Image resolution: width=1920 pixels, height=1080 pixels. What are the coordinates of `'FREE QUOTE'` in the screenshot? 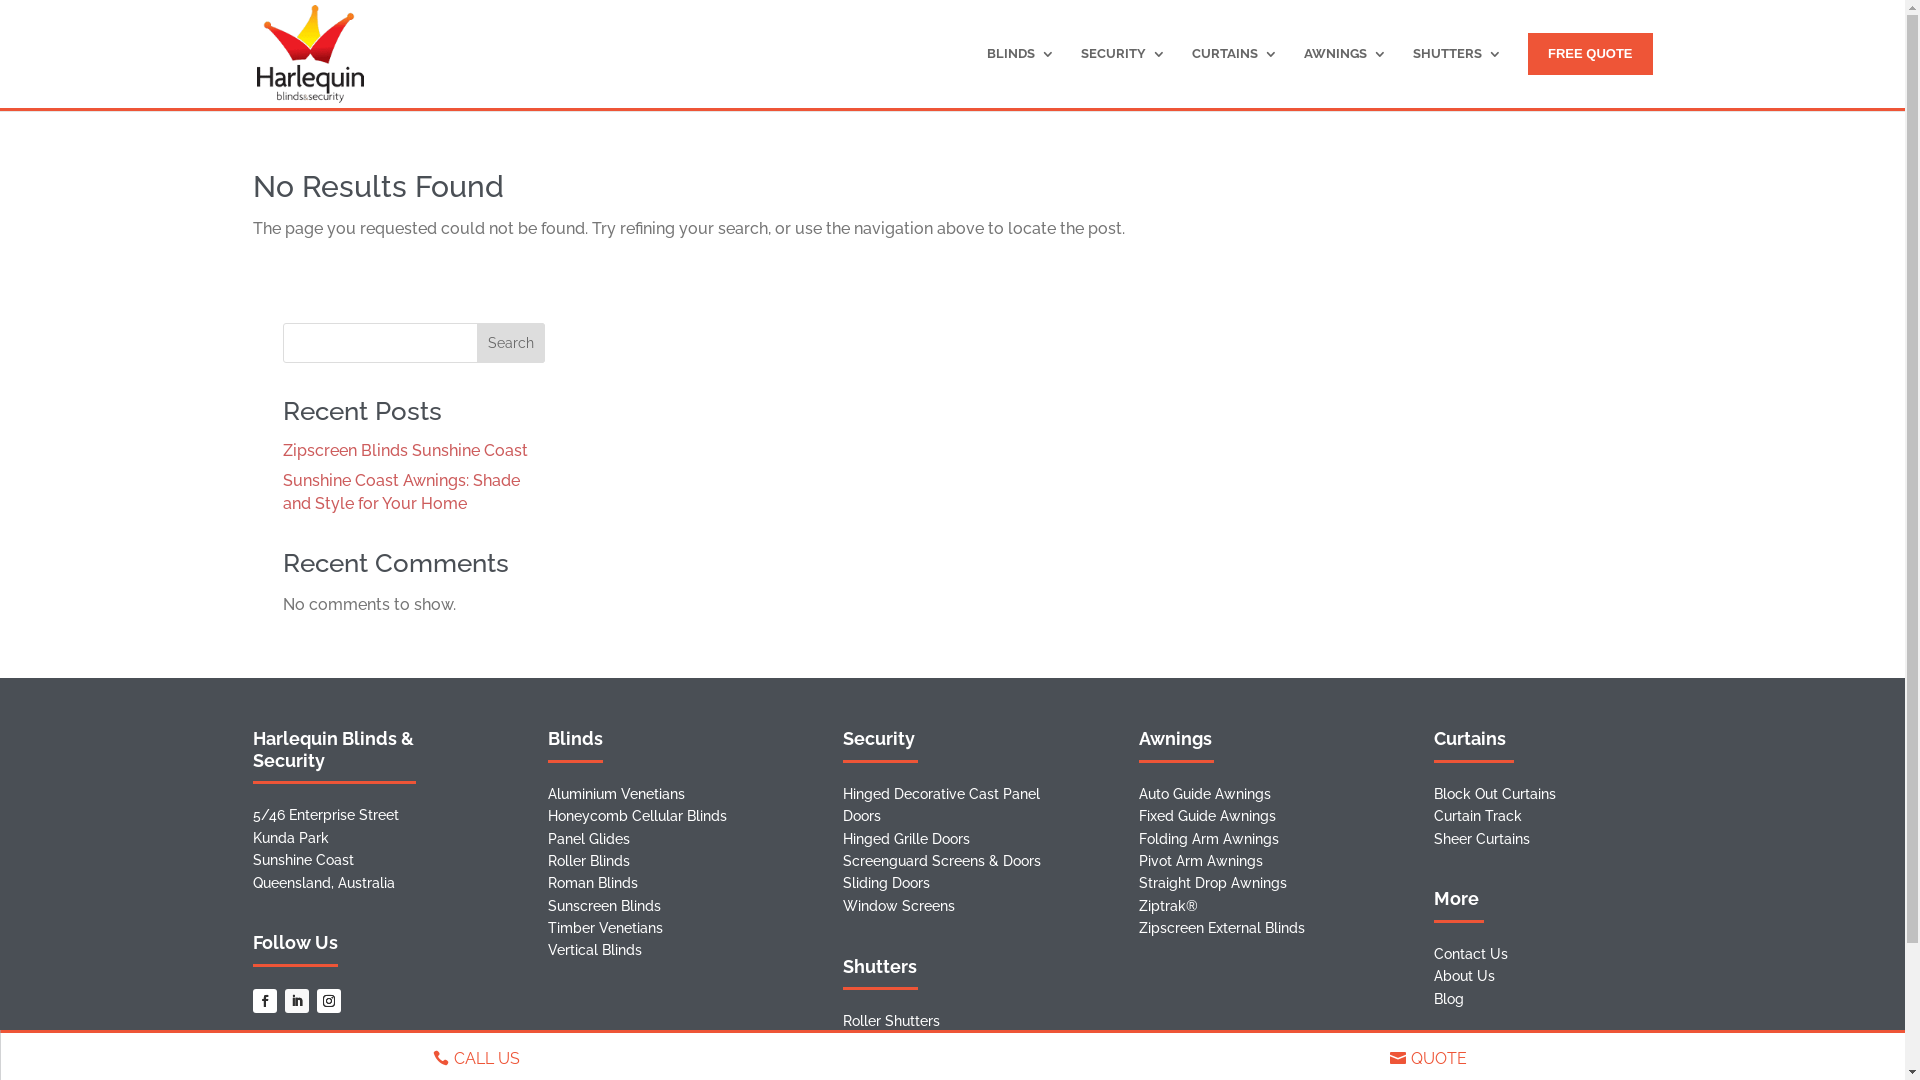 It's located at (1589, 53).